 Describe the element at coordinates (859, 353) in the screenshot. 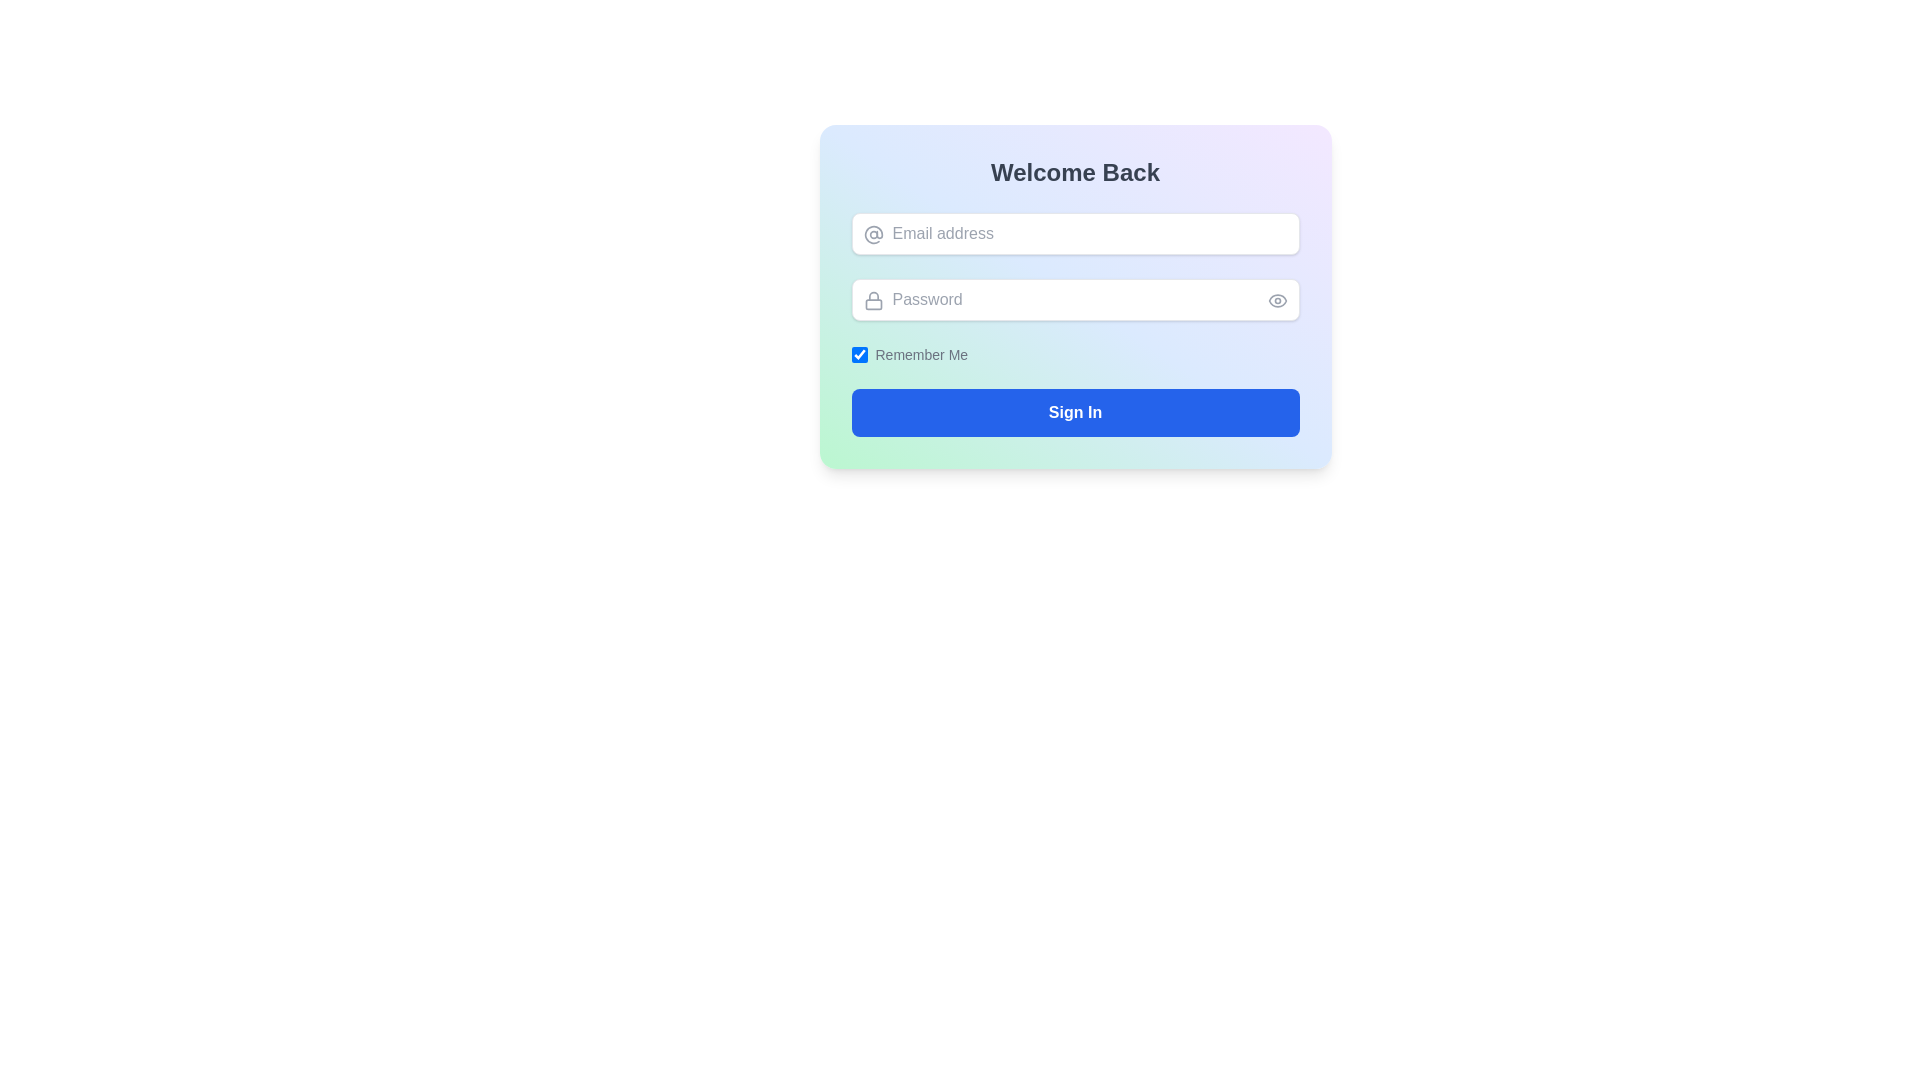

I see `the 'Remember Me' checkbox to observe the hover effects` at that location.